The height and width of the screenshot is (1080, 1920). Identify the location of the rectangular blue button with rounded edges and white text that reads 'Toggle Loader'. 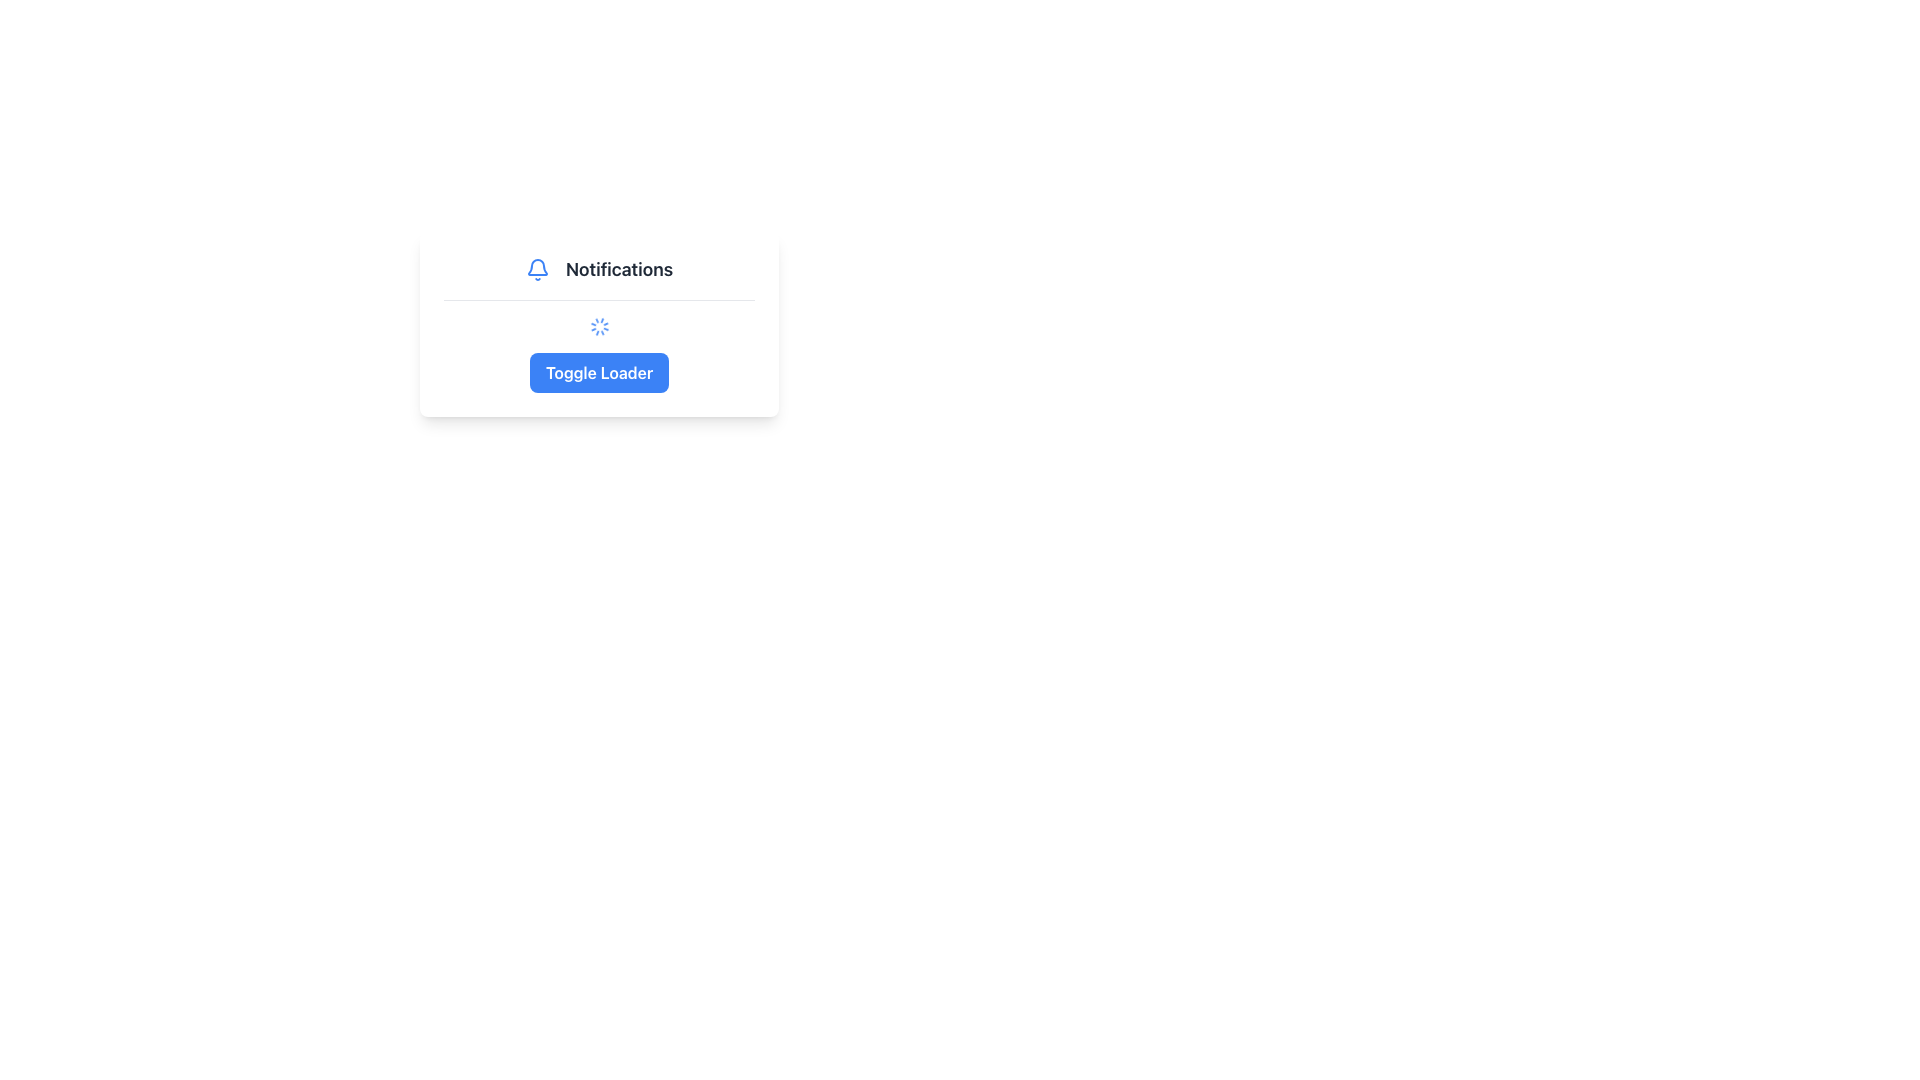
(598, 373).